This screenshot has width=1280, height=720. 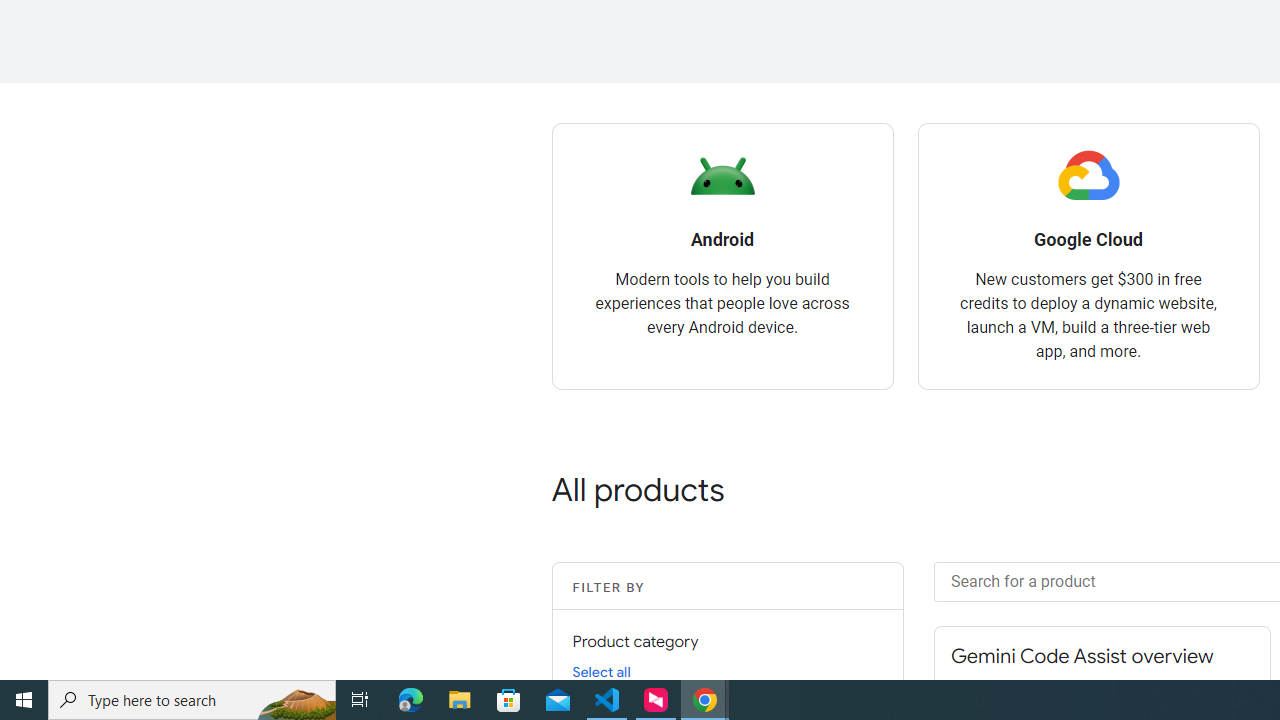 What do you see at coordinates (721, 175) in the screenshot?
I see `'Android logo'` at bounding box center [721, 175].